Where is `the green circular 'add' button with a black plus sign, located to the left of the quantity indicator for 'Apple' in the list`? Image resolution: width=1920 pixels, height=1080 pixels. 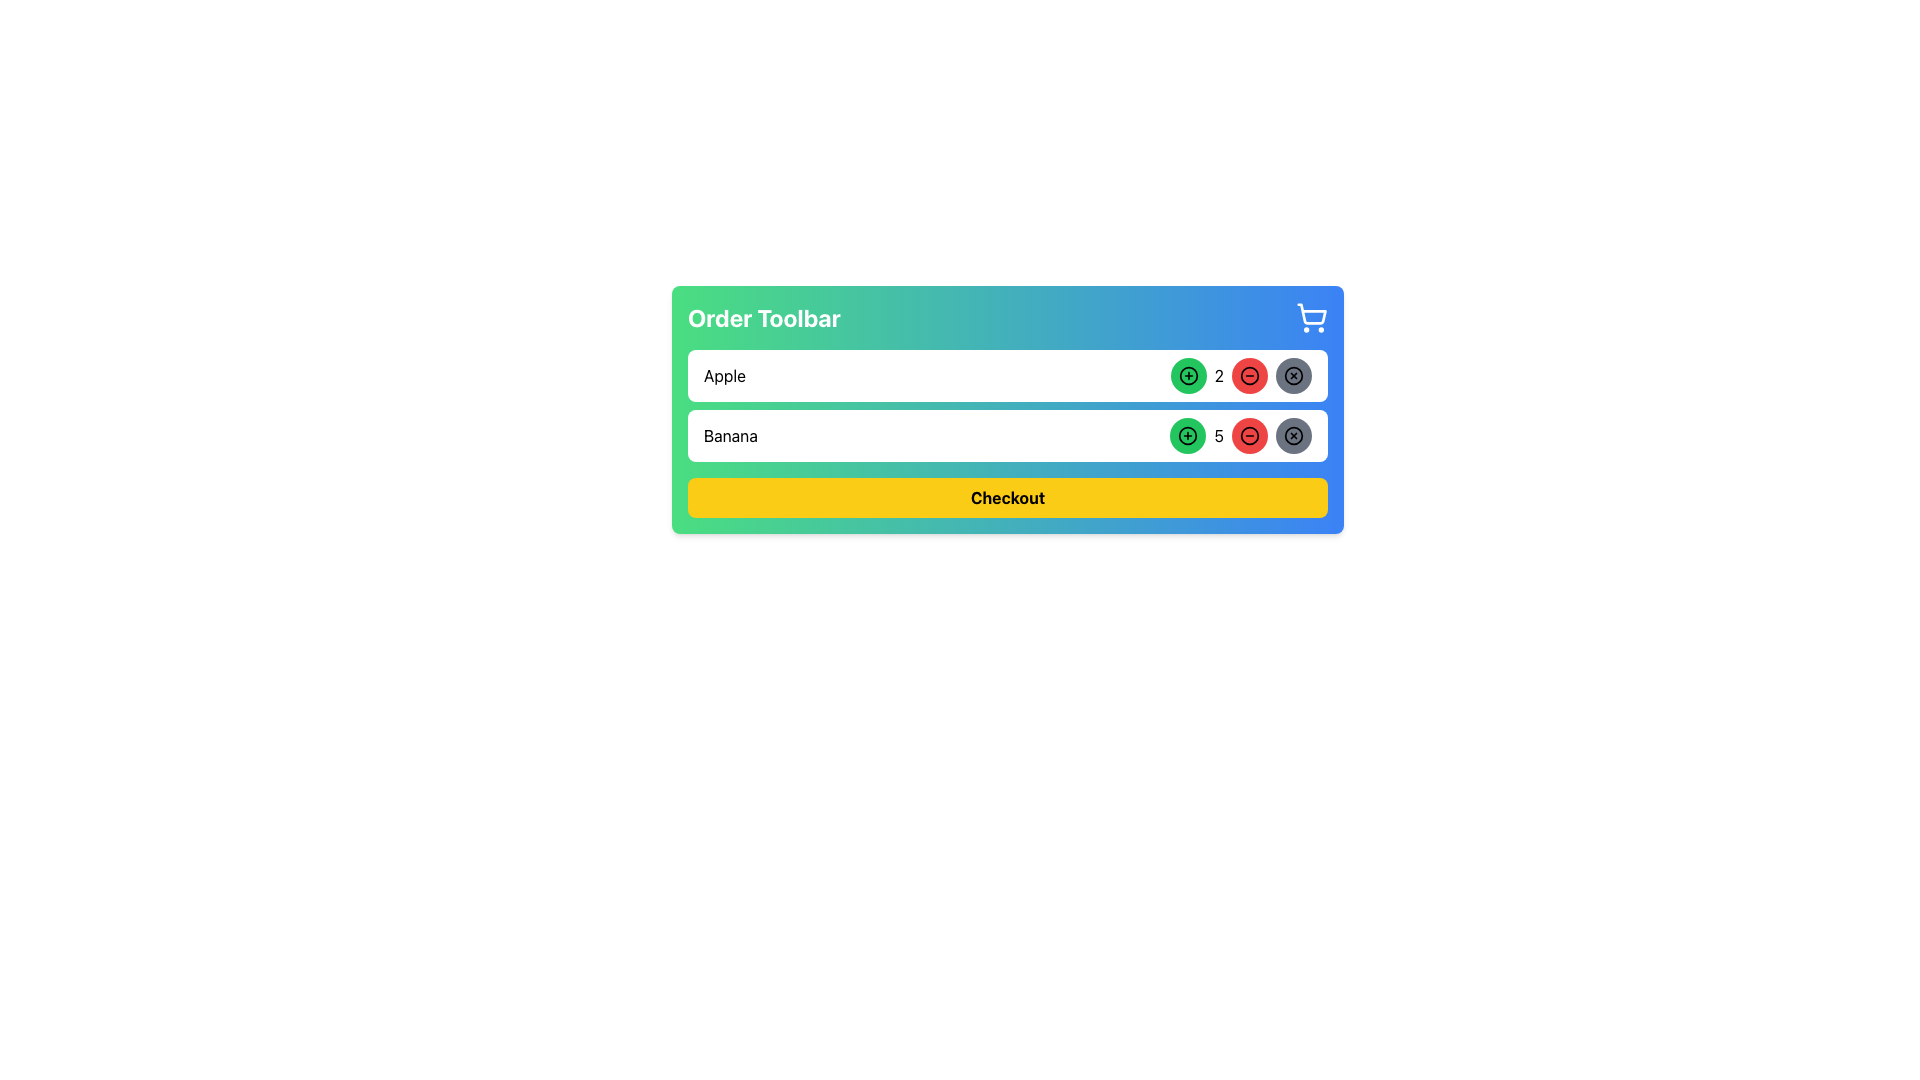 the green circular 'add' button with a black plus sign, located to the left of the quantity indicator for 'Apple' in the list is located at coordinates (1188, 375).